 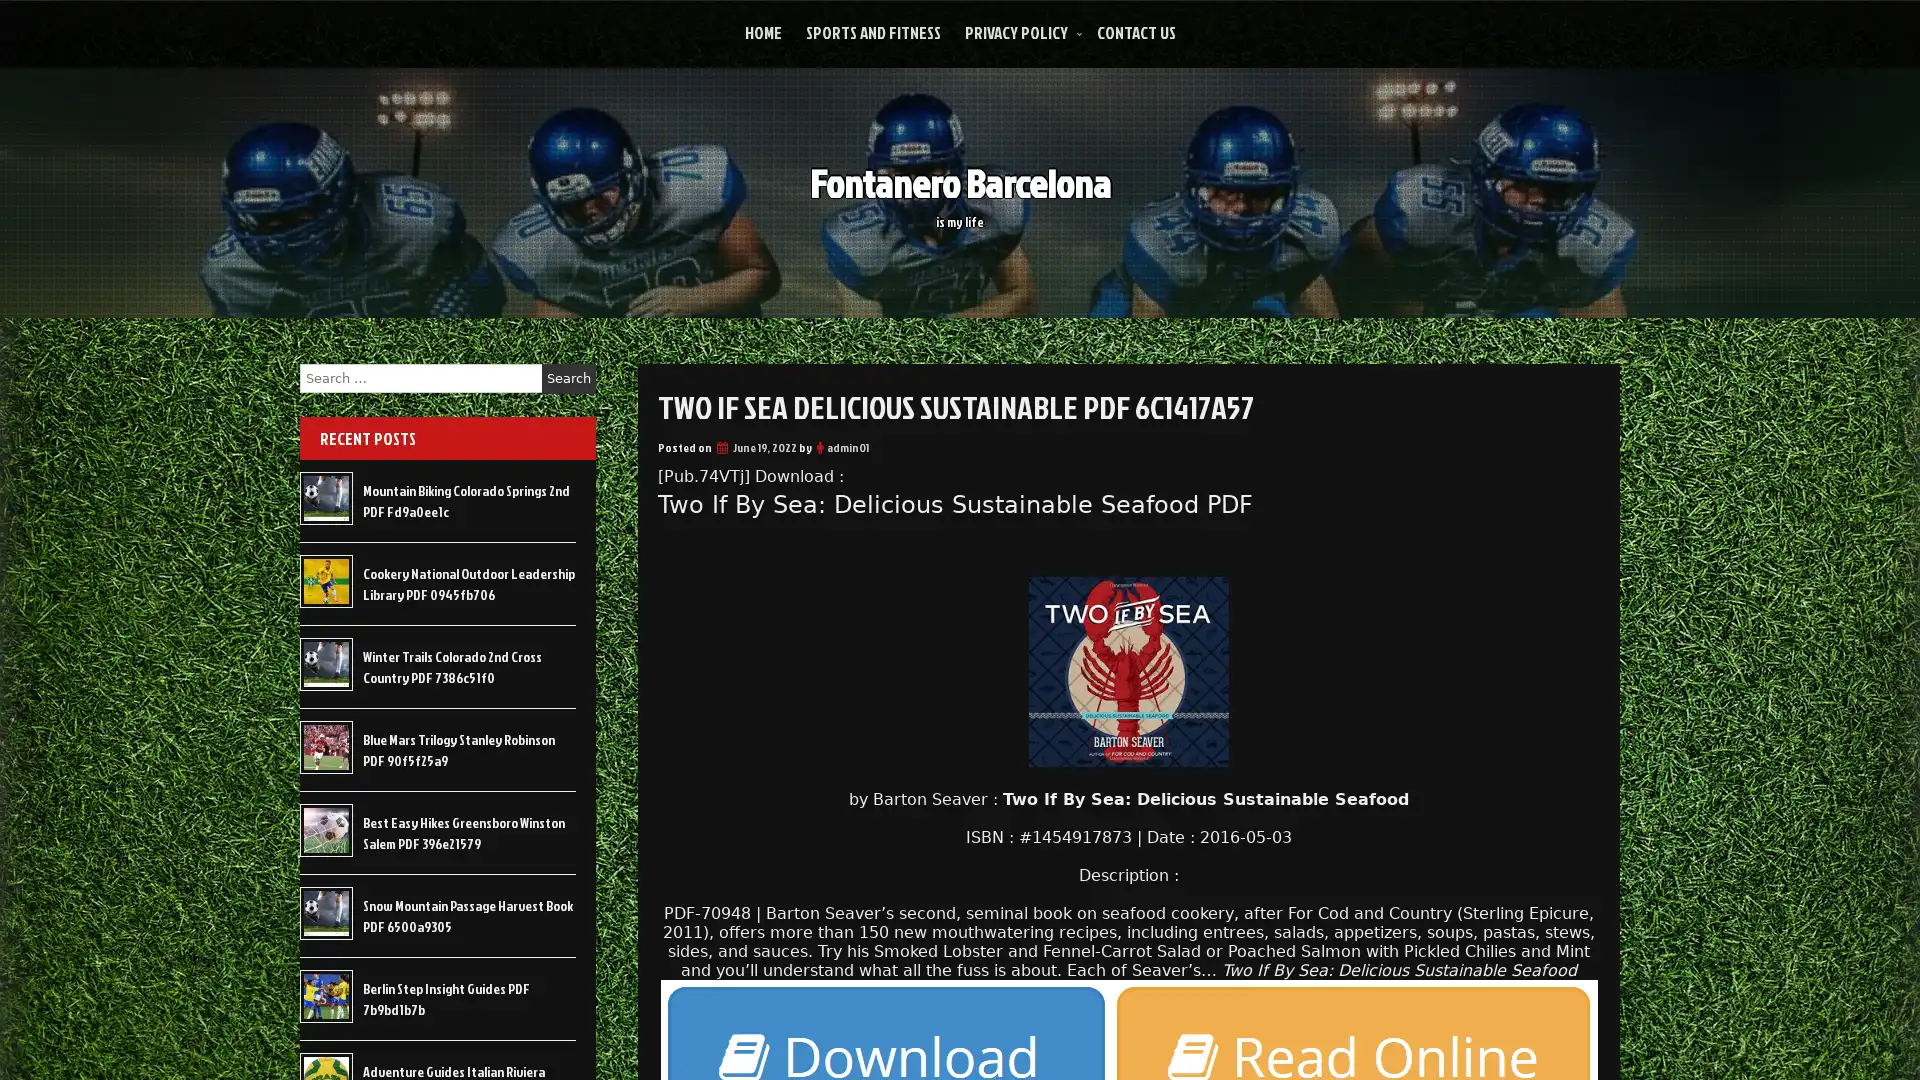 What do you see at coordinates (568, 378) in the screenshot?
I see `Search` at bounding box center [568, 378].